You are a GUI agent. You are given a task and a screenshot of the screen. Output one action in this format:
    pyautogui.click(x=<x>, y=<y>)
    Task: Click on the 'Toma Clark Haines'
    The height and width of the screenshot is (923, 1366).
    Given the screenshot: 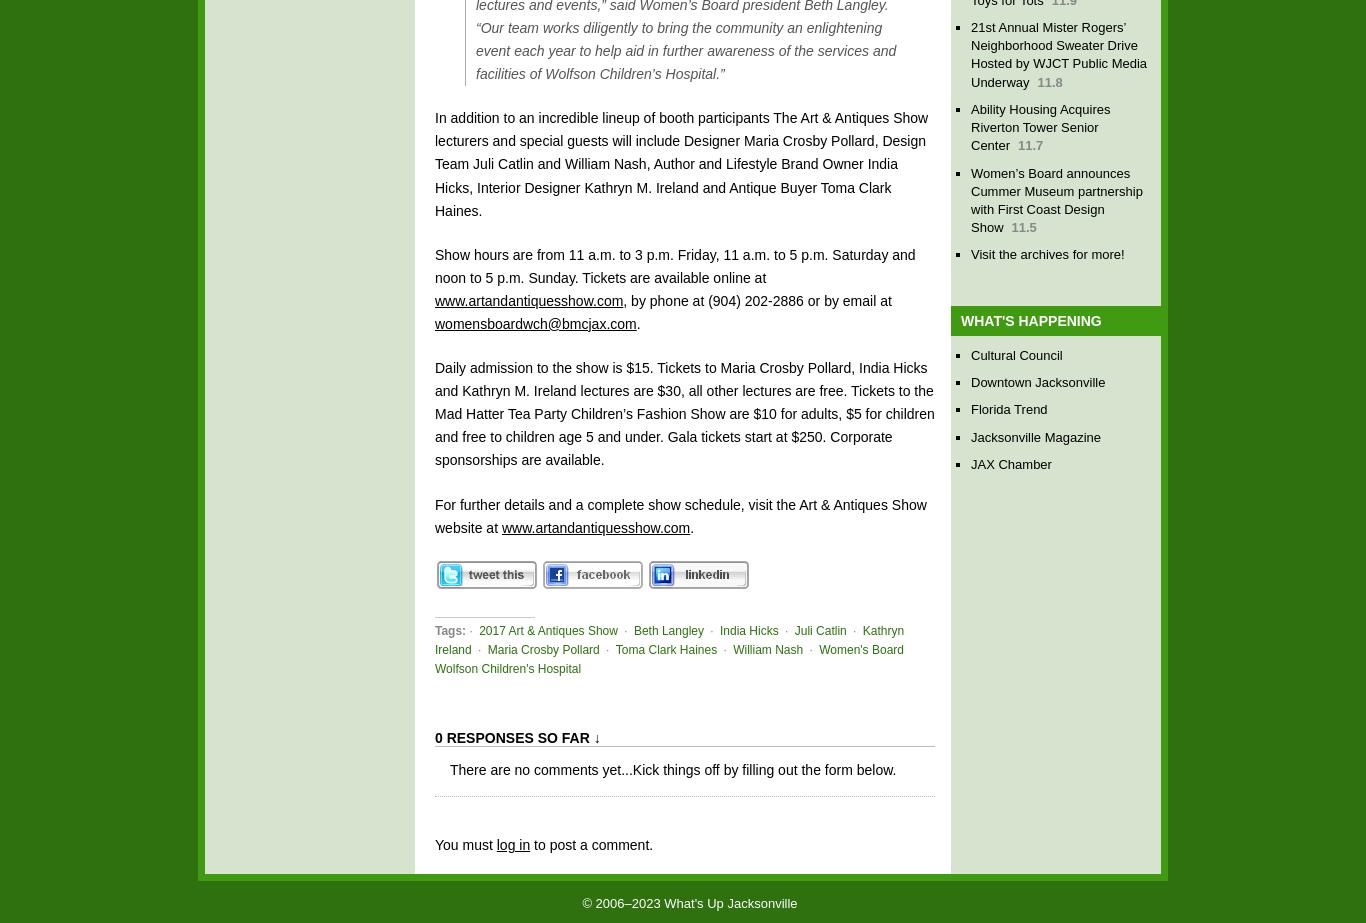 What is the action you would take?
    pyautogui.click(x=665, y=647)
    